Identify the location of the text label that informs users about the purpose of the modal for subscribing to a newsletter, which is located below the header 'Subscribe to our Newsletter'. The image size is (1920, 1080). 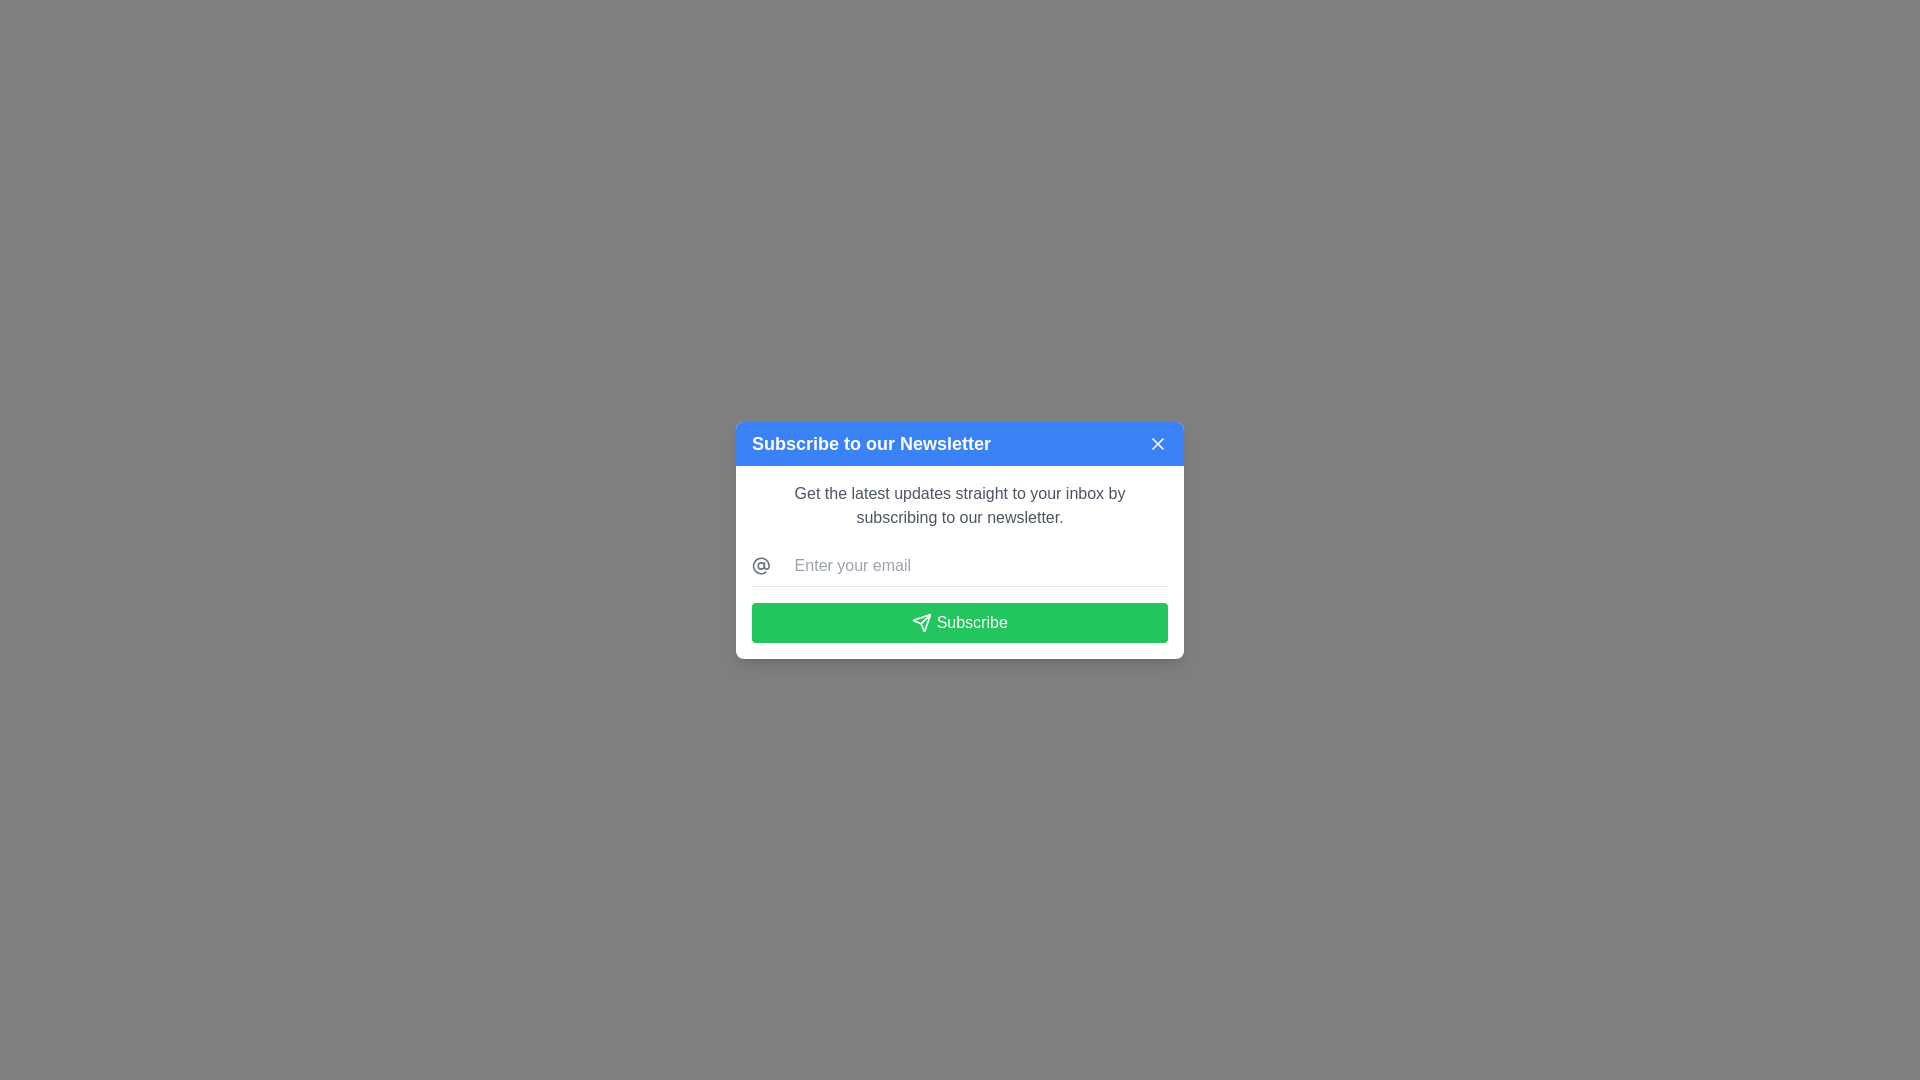
(960, 504).